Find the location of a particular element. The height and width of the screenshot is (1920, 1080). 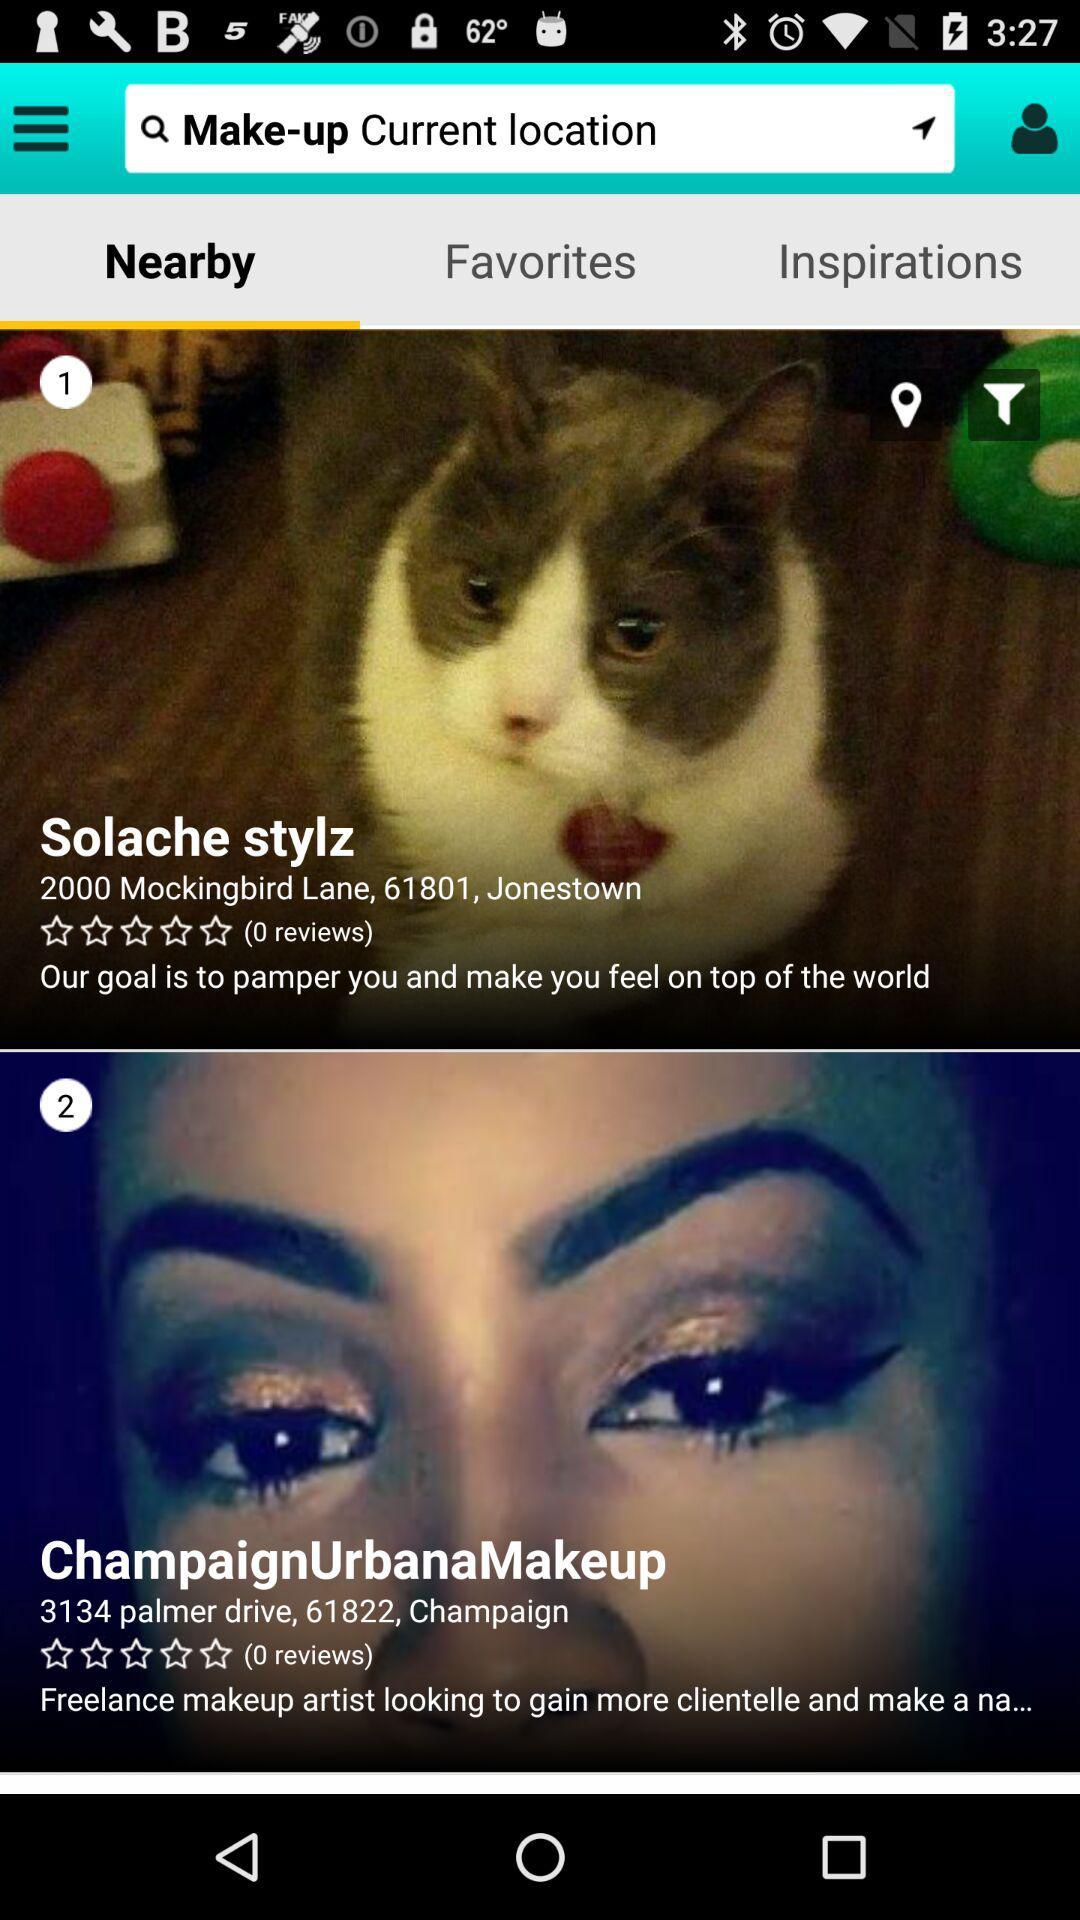

item to the right of nearby icon is located at coordinates (540, 258).